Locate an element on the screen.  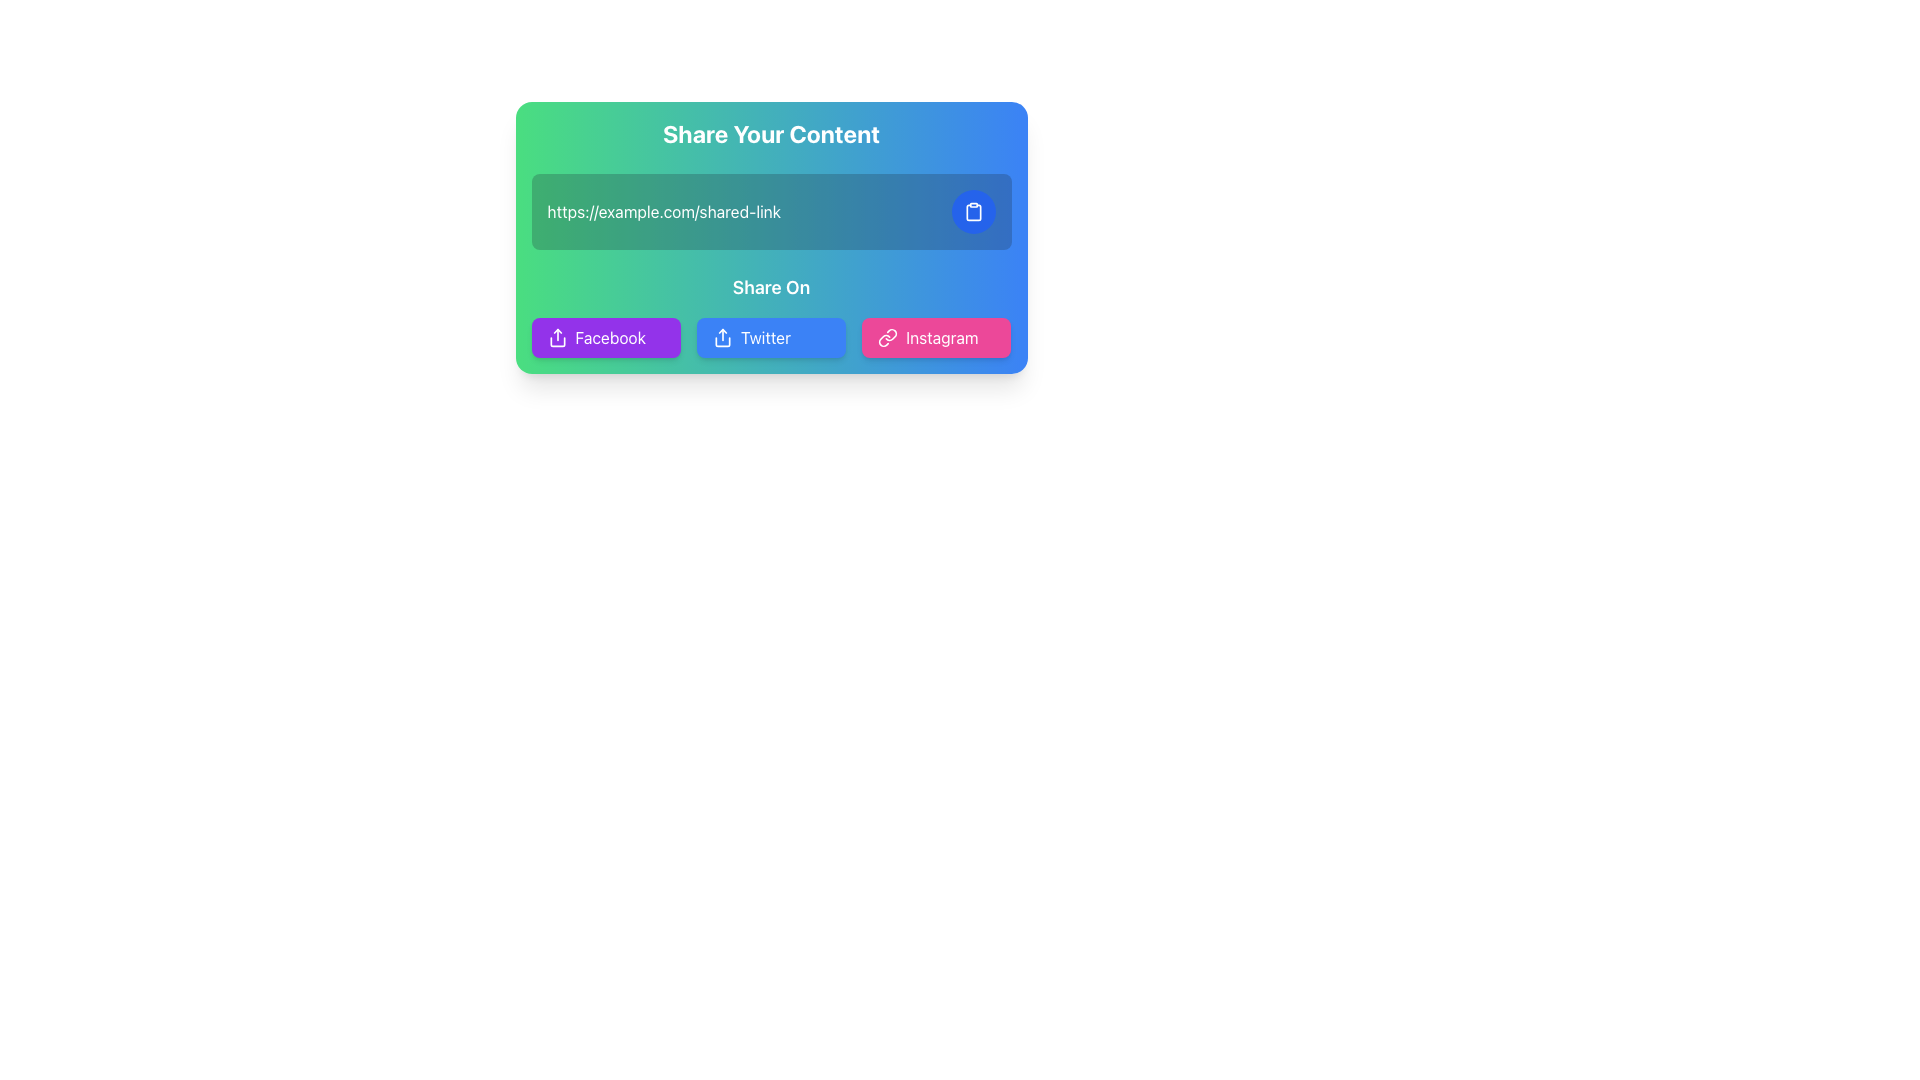
the 'Instagram' sharing icon located inside the pink 'Instagram' button in the bottom-right corner of the 'Share On' section is located at coordinates (887, 337).